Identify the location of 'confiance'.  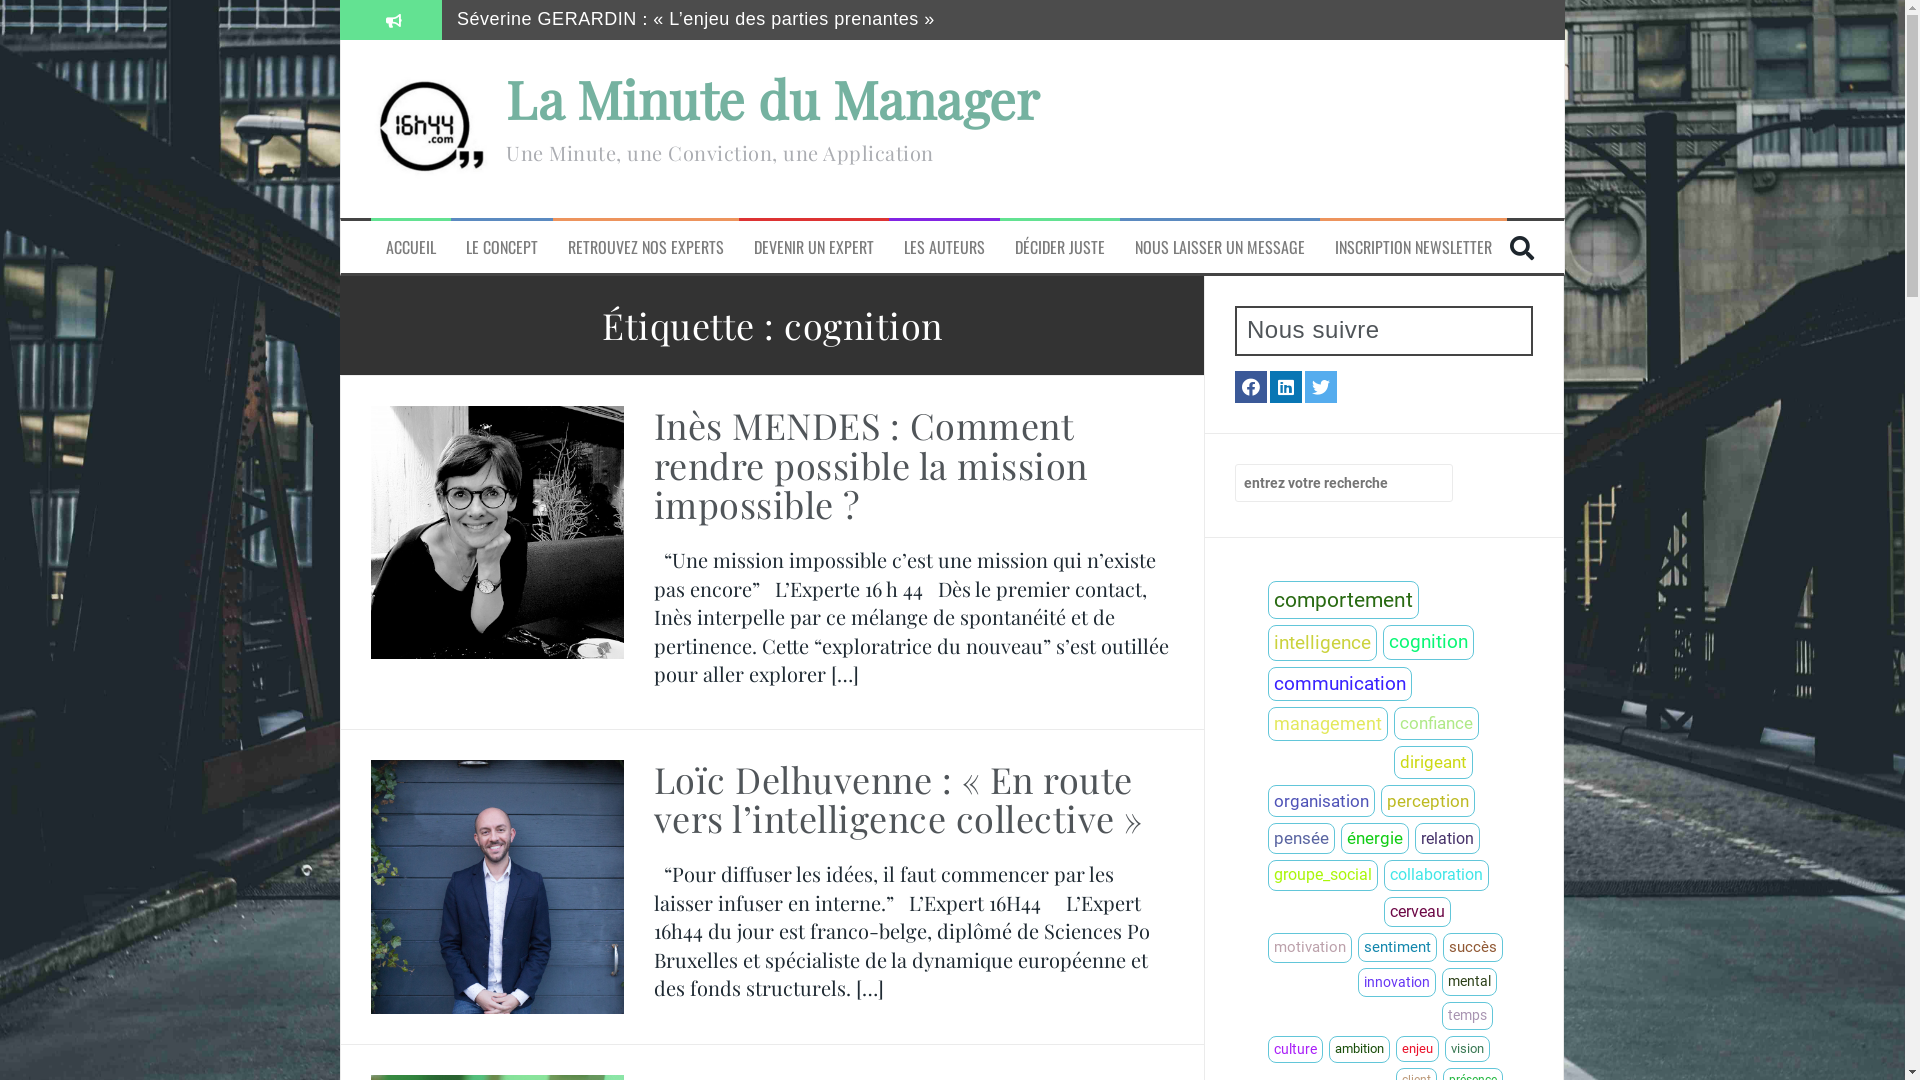
(1435, 723).